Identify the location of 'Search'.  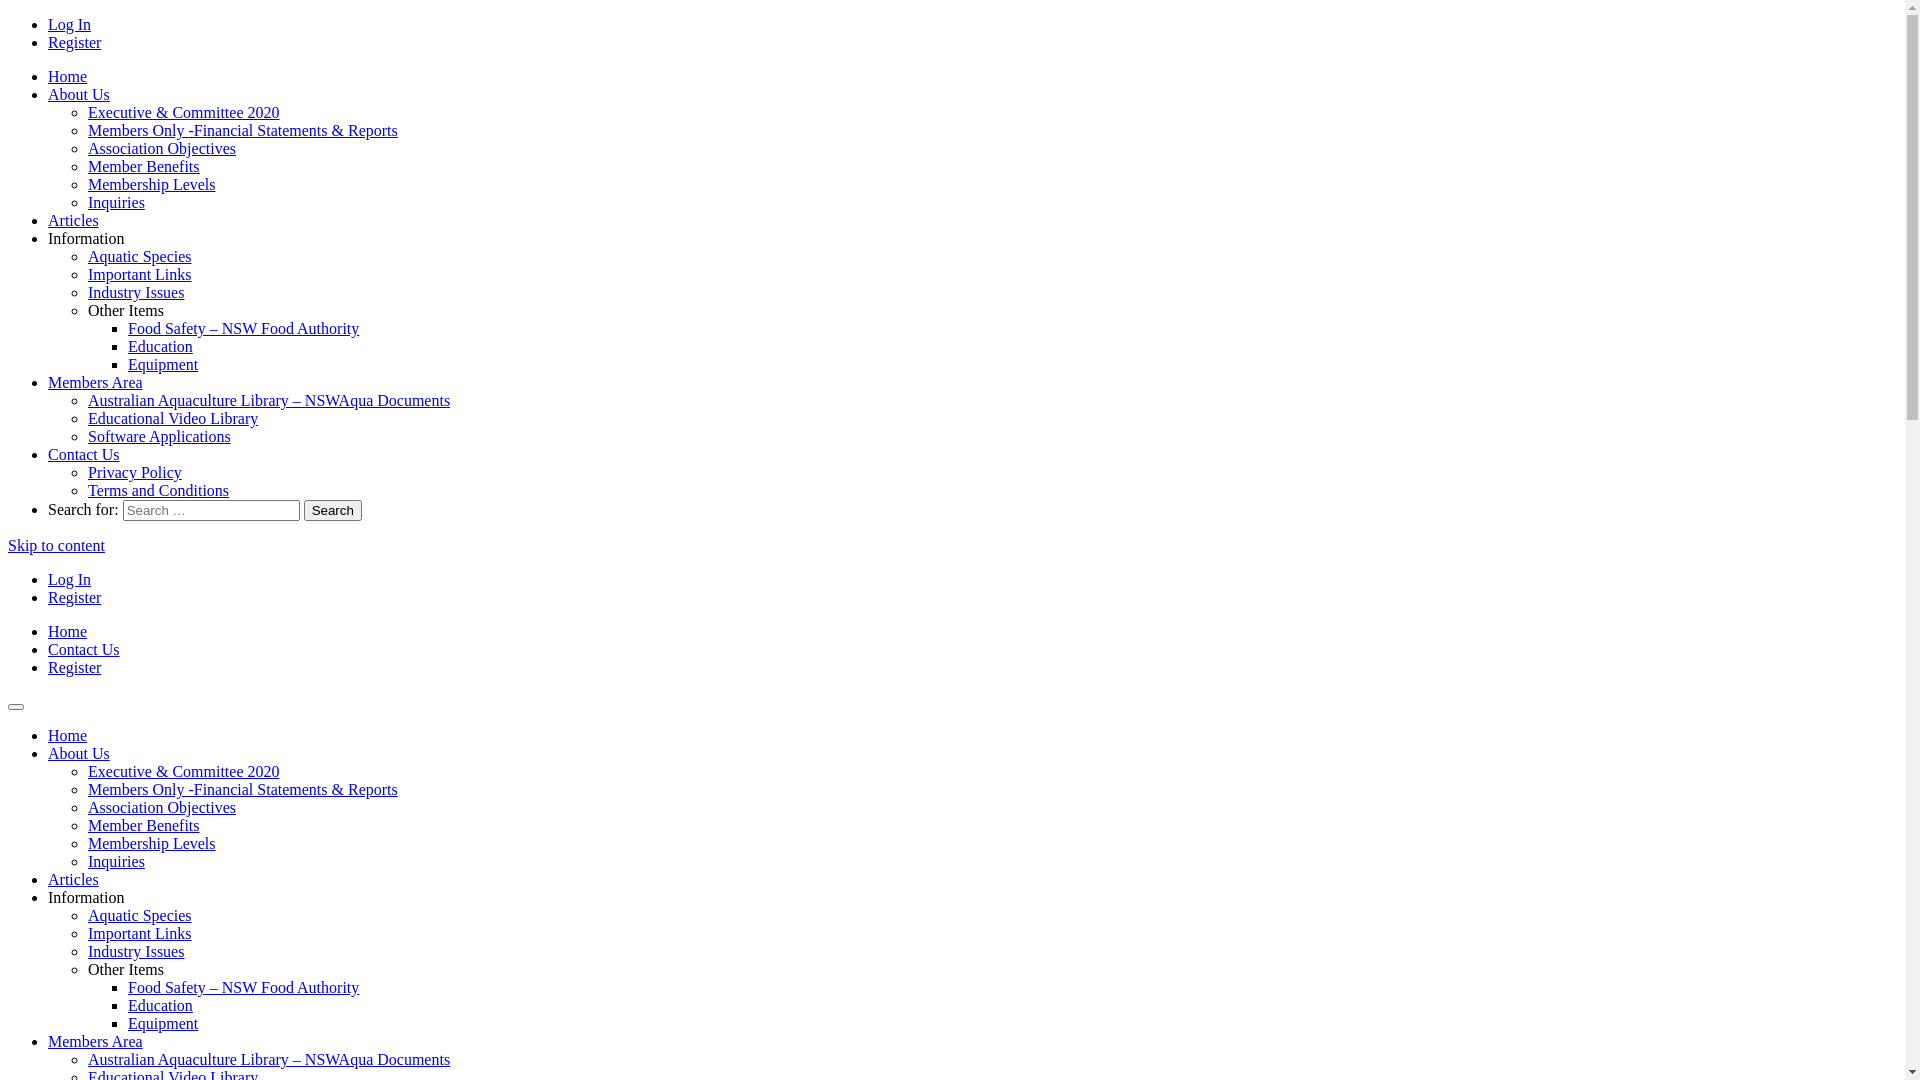
(332, 509).